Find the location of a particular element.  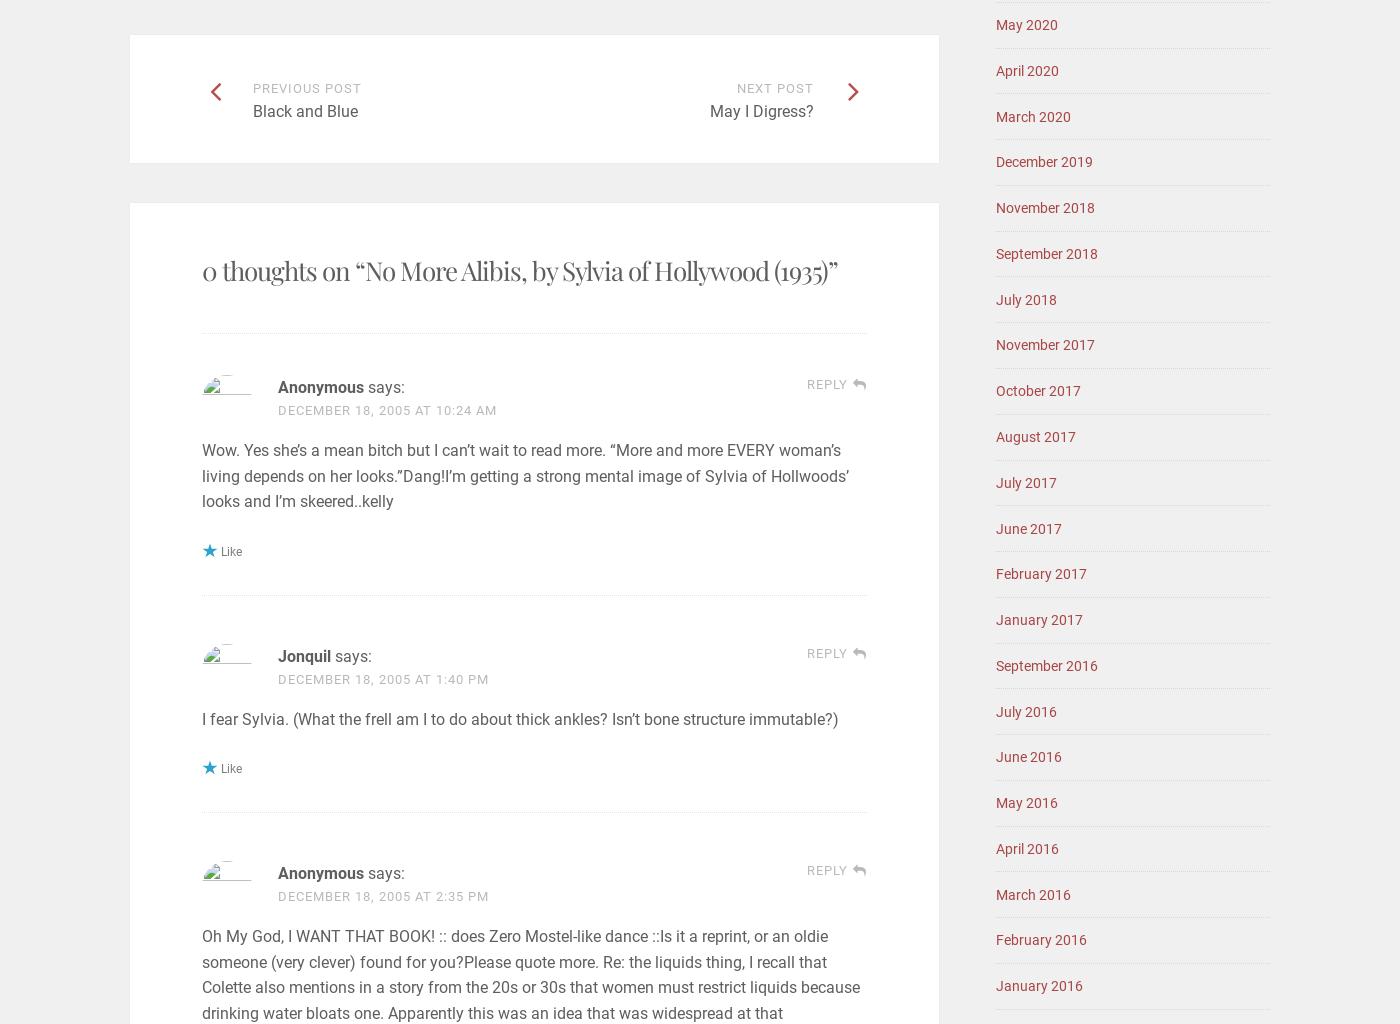

'December 18, 2005 at 2:35 pm' is located at coordinates (277, 895).